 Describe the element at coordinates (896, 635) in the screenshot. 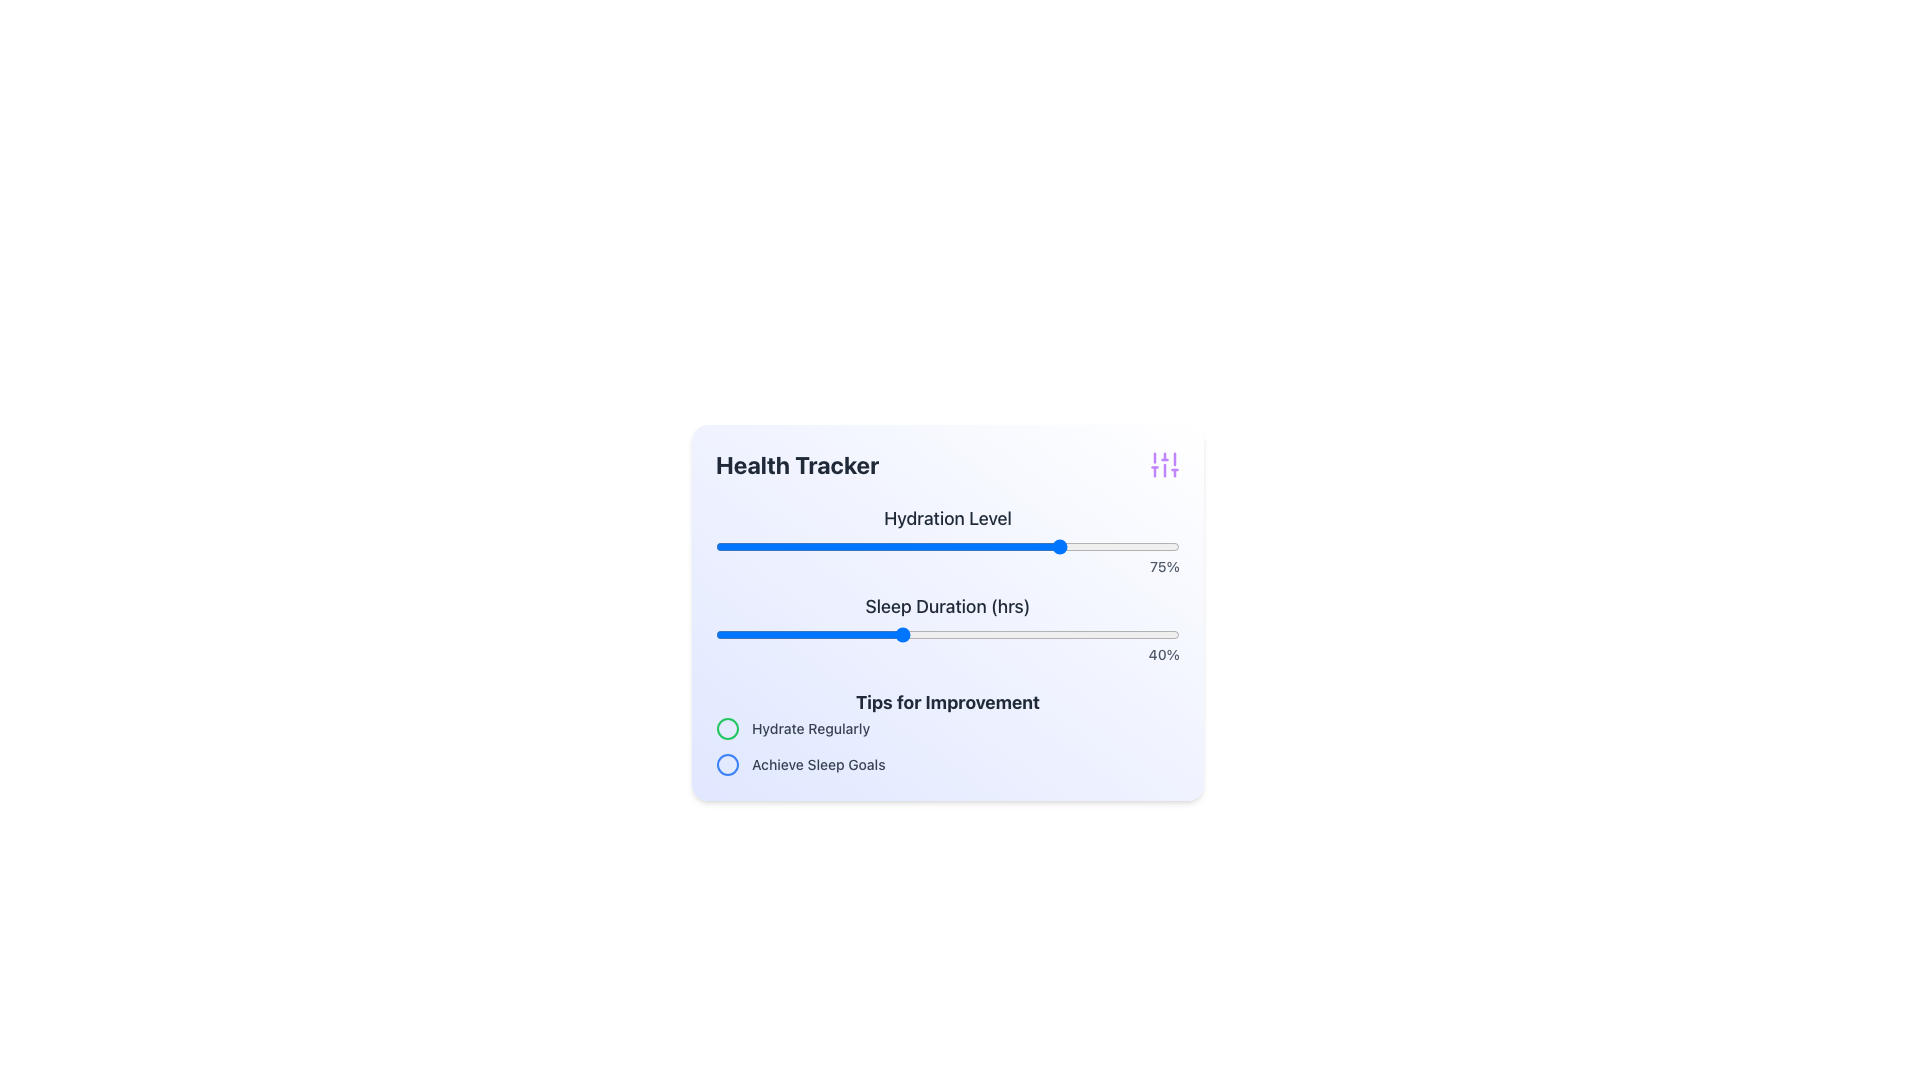

I see `the sleep duration` at that location.